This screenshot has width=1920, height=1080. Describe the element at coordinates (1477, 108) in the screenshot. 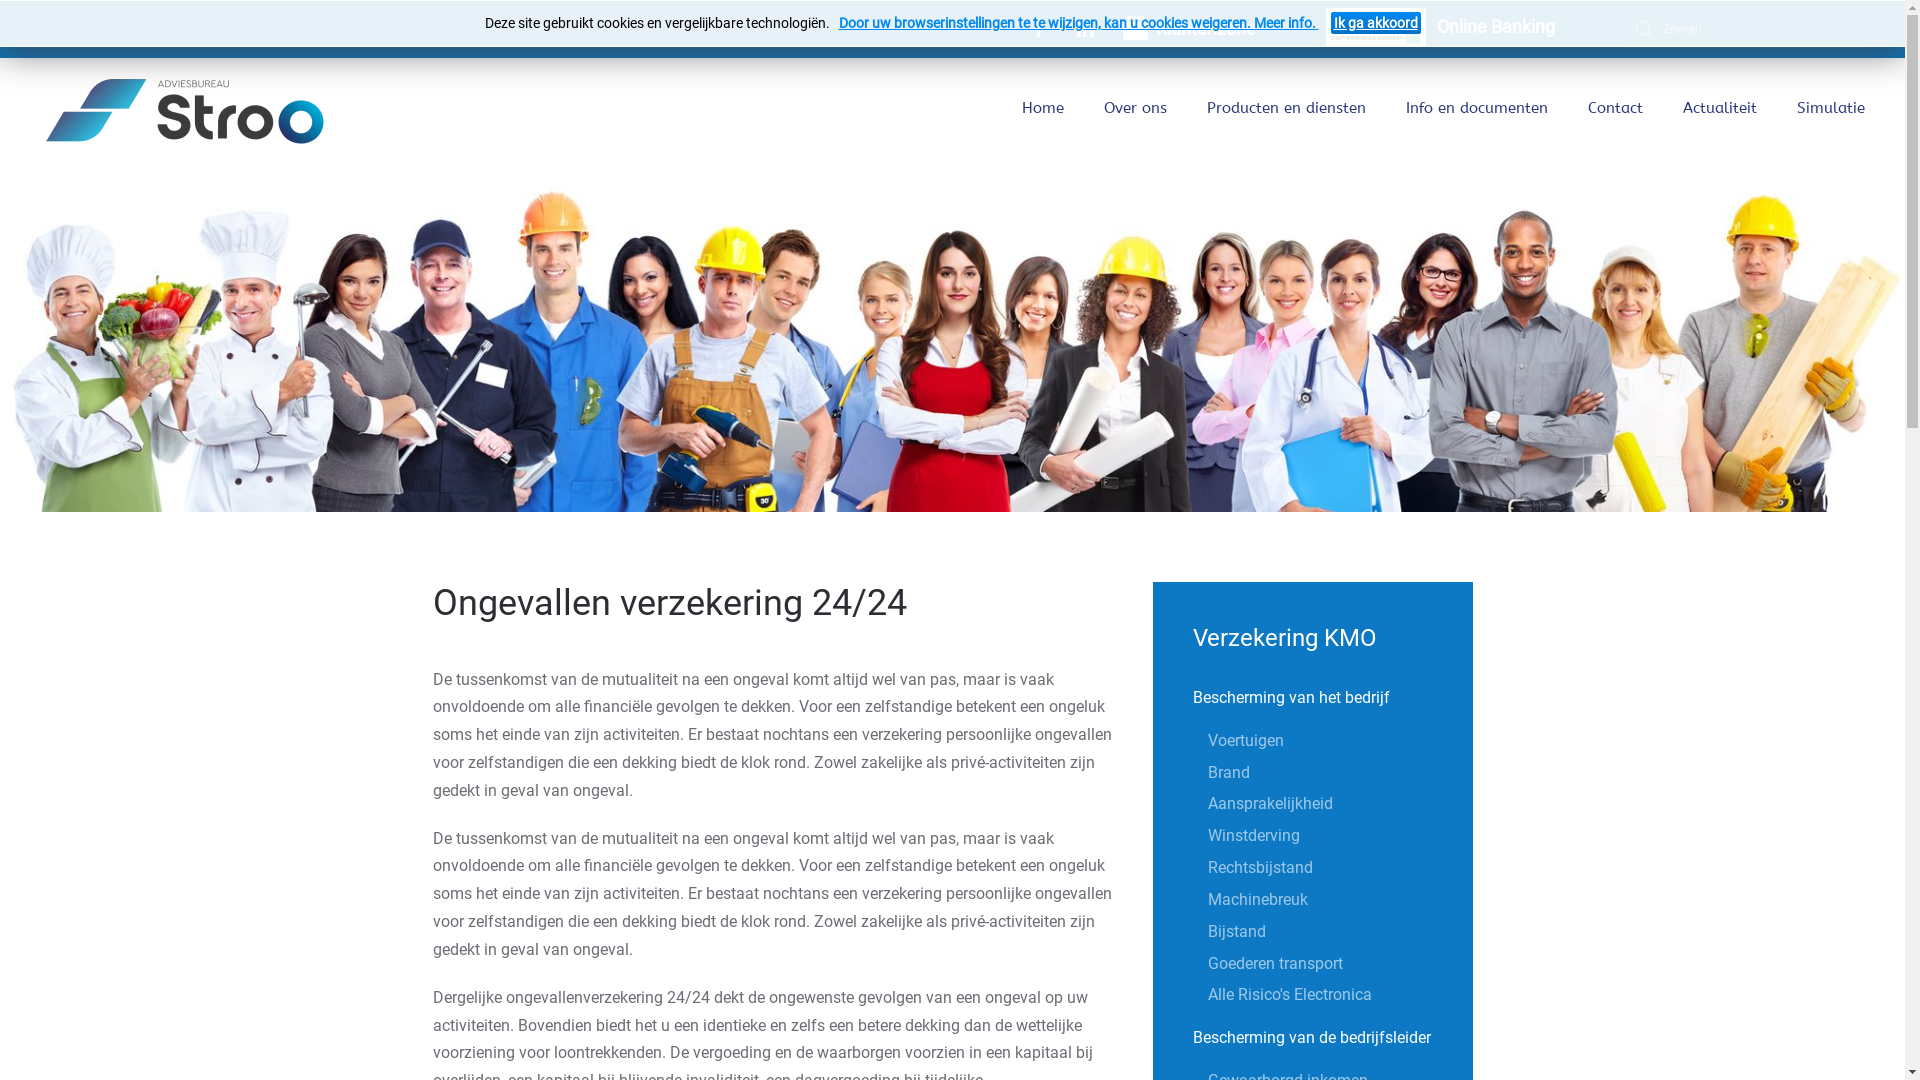

I see `'Info en documenten'` at that location.